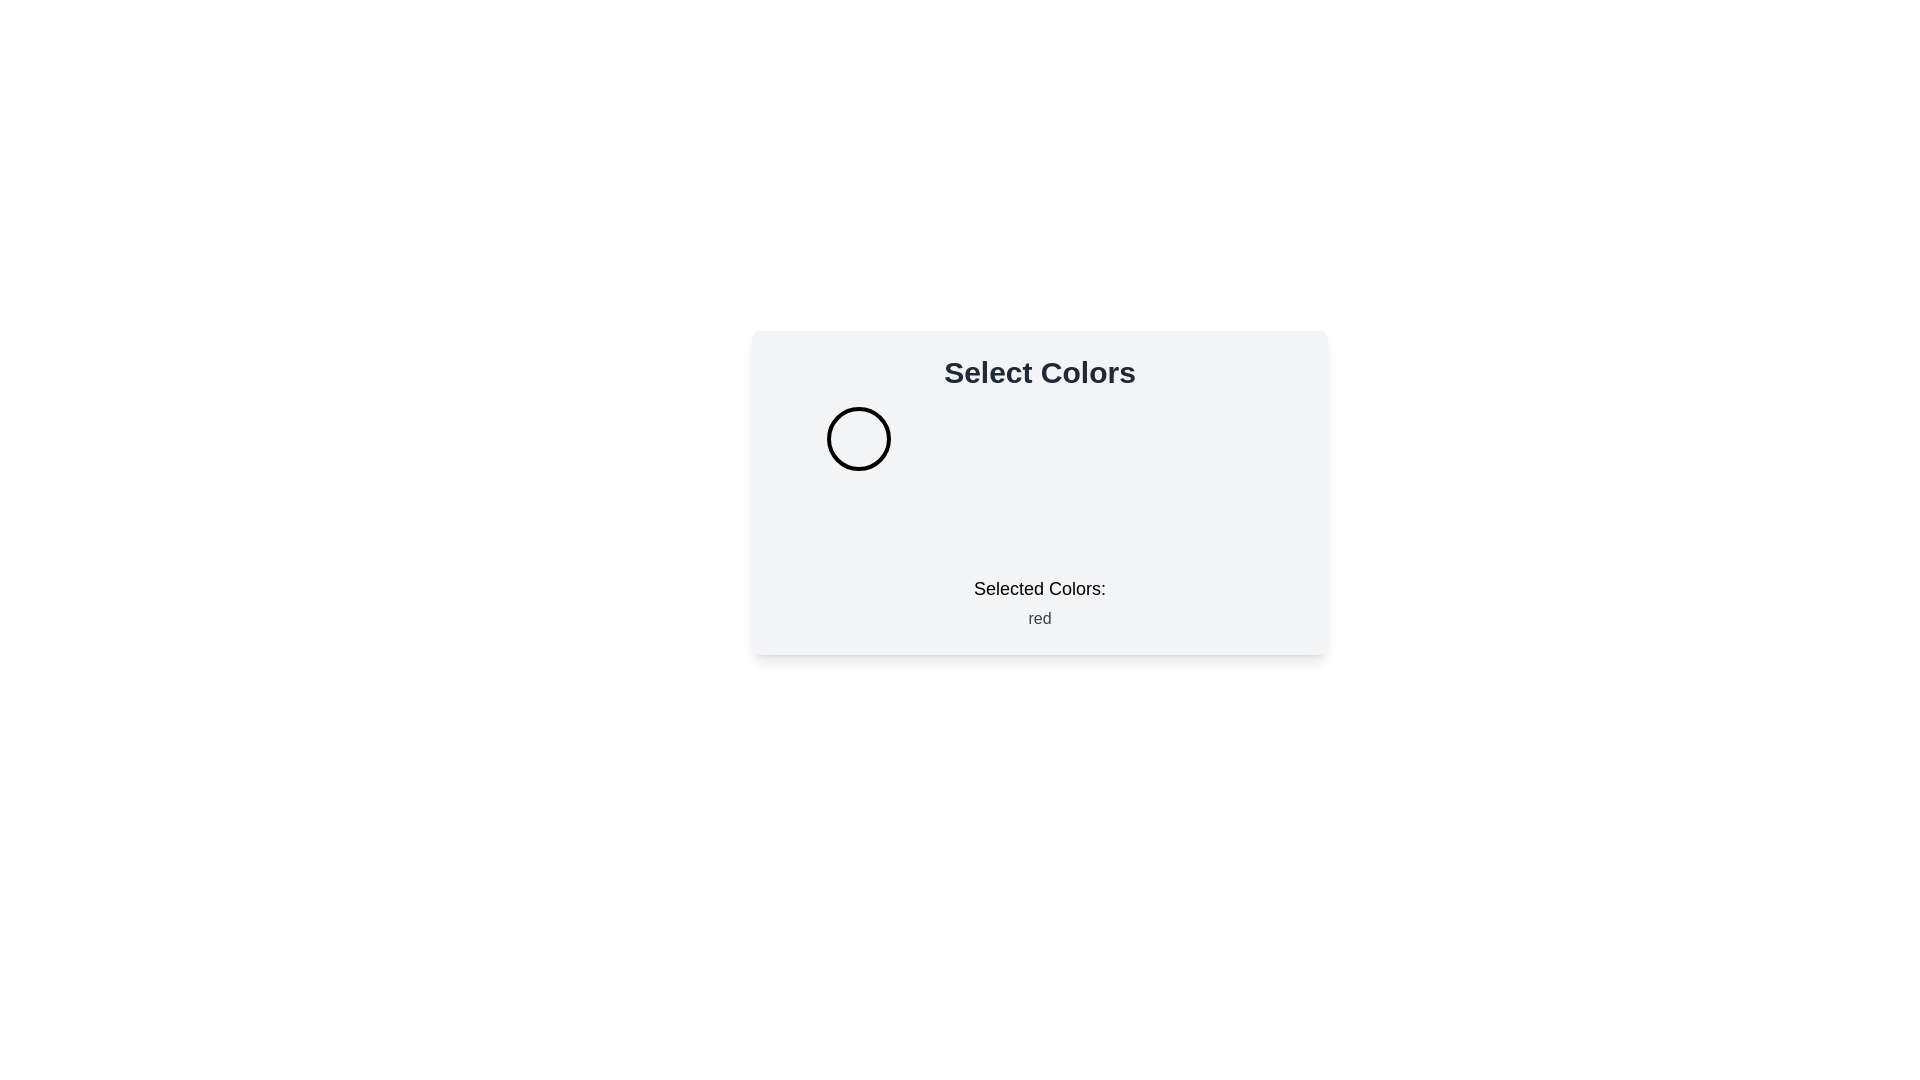  What do you see at coordinates (1040, 617) in the screenshot?
I see `the Text Display element that shows the selected color name 'red', which is located below the label 'Selected Colors:' in the lower portion of the card` at bounding box center [1040, 617].